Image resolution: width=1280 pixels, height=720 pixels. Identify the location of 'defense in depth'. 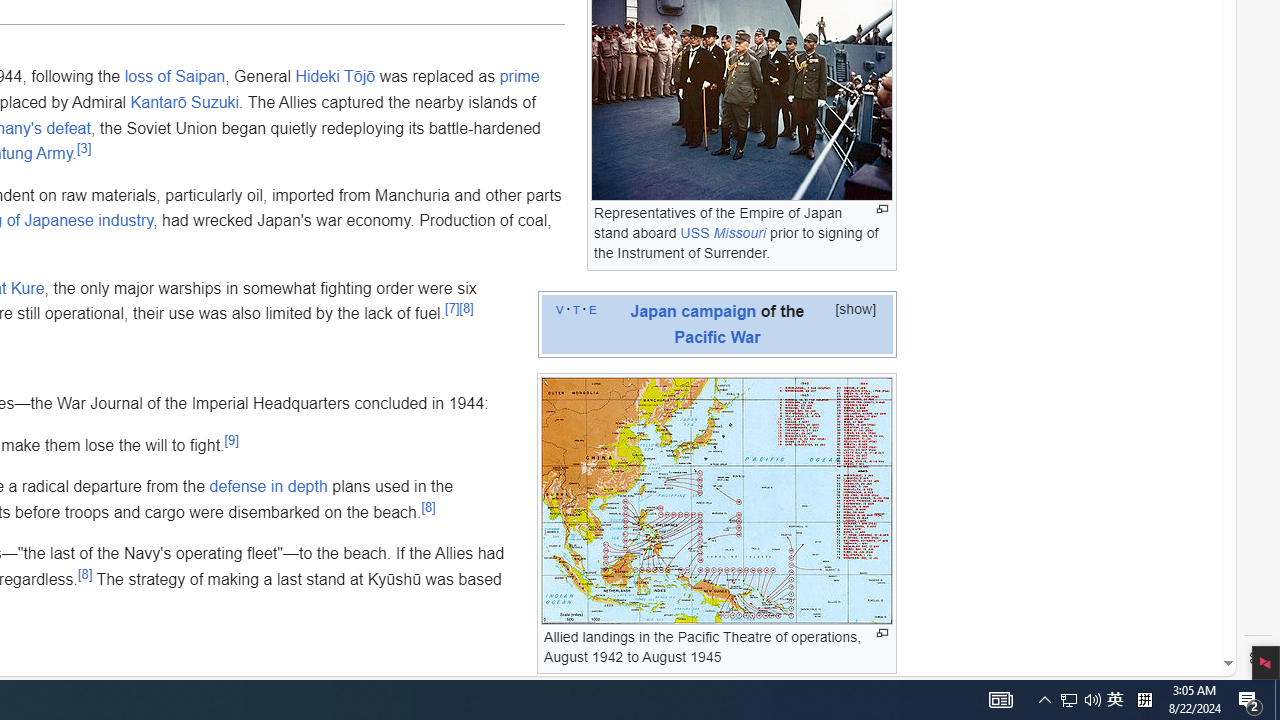
(267, 487).